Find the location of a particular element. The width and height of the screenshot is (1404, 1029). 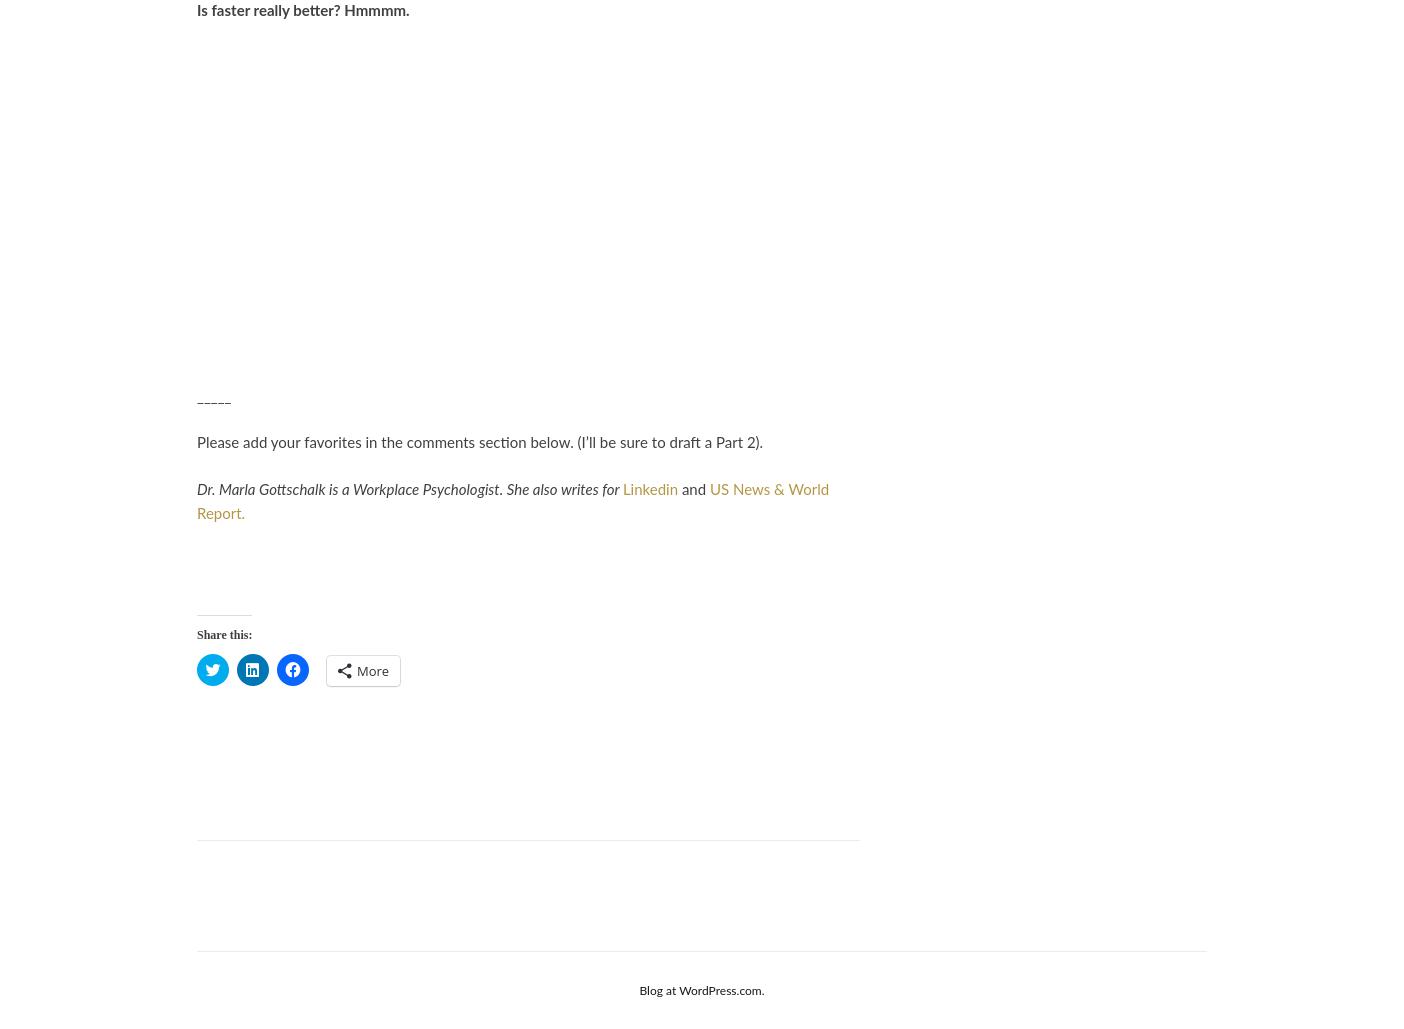

'Is faster really better? Hmmmm.' is located at coordinates (302, 11).